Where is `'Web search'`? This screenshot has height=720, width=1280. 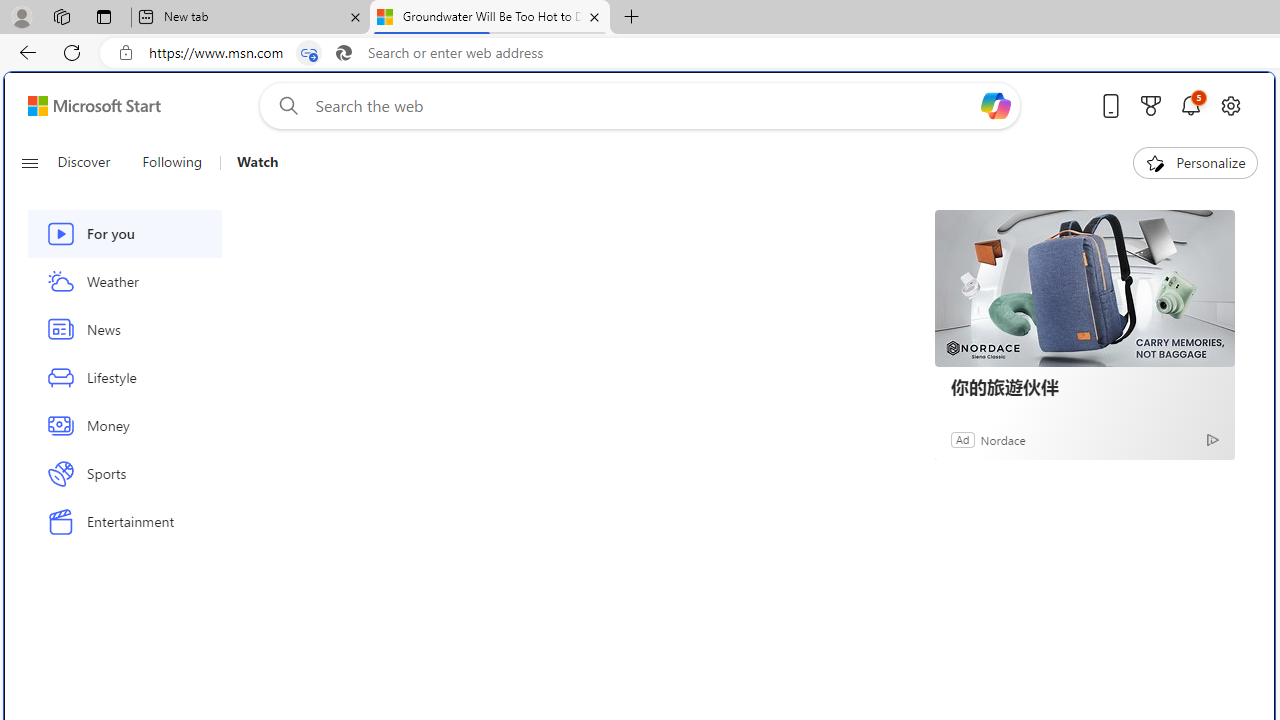 'Web search' is located at coordinates (283, 105).